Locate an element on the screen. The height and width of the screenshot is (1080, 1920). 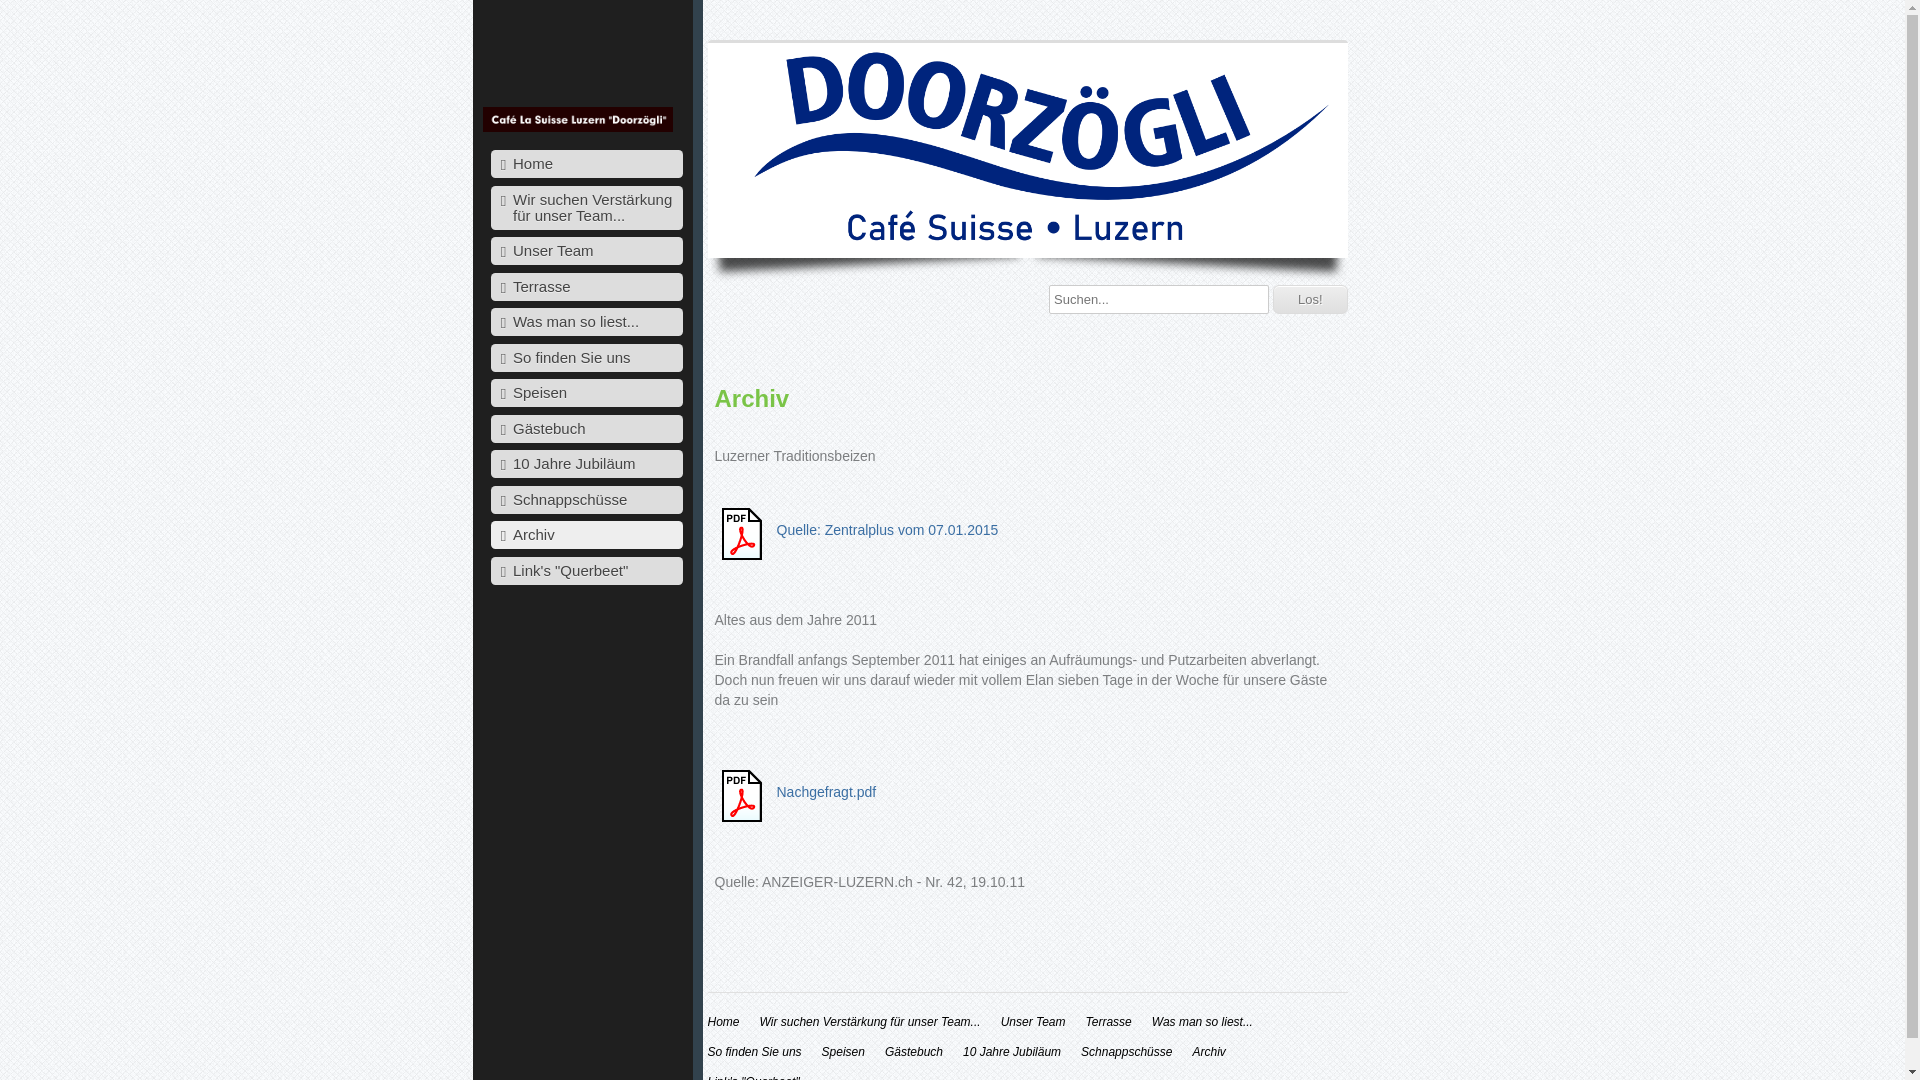
'Nachgefragt.pdf' is located at coordinates (775, 790).